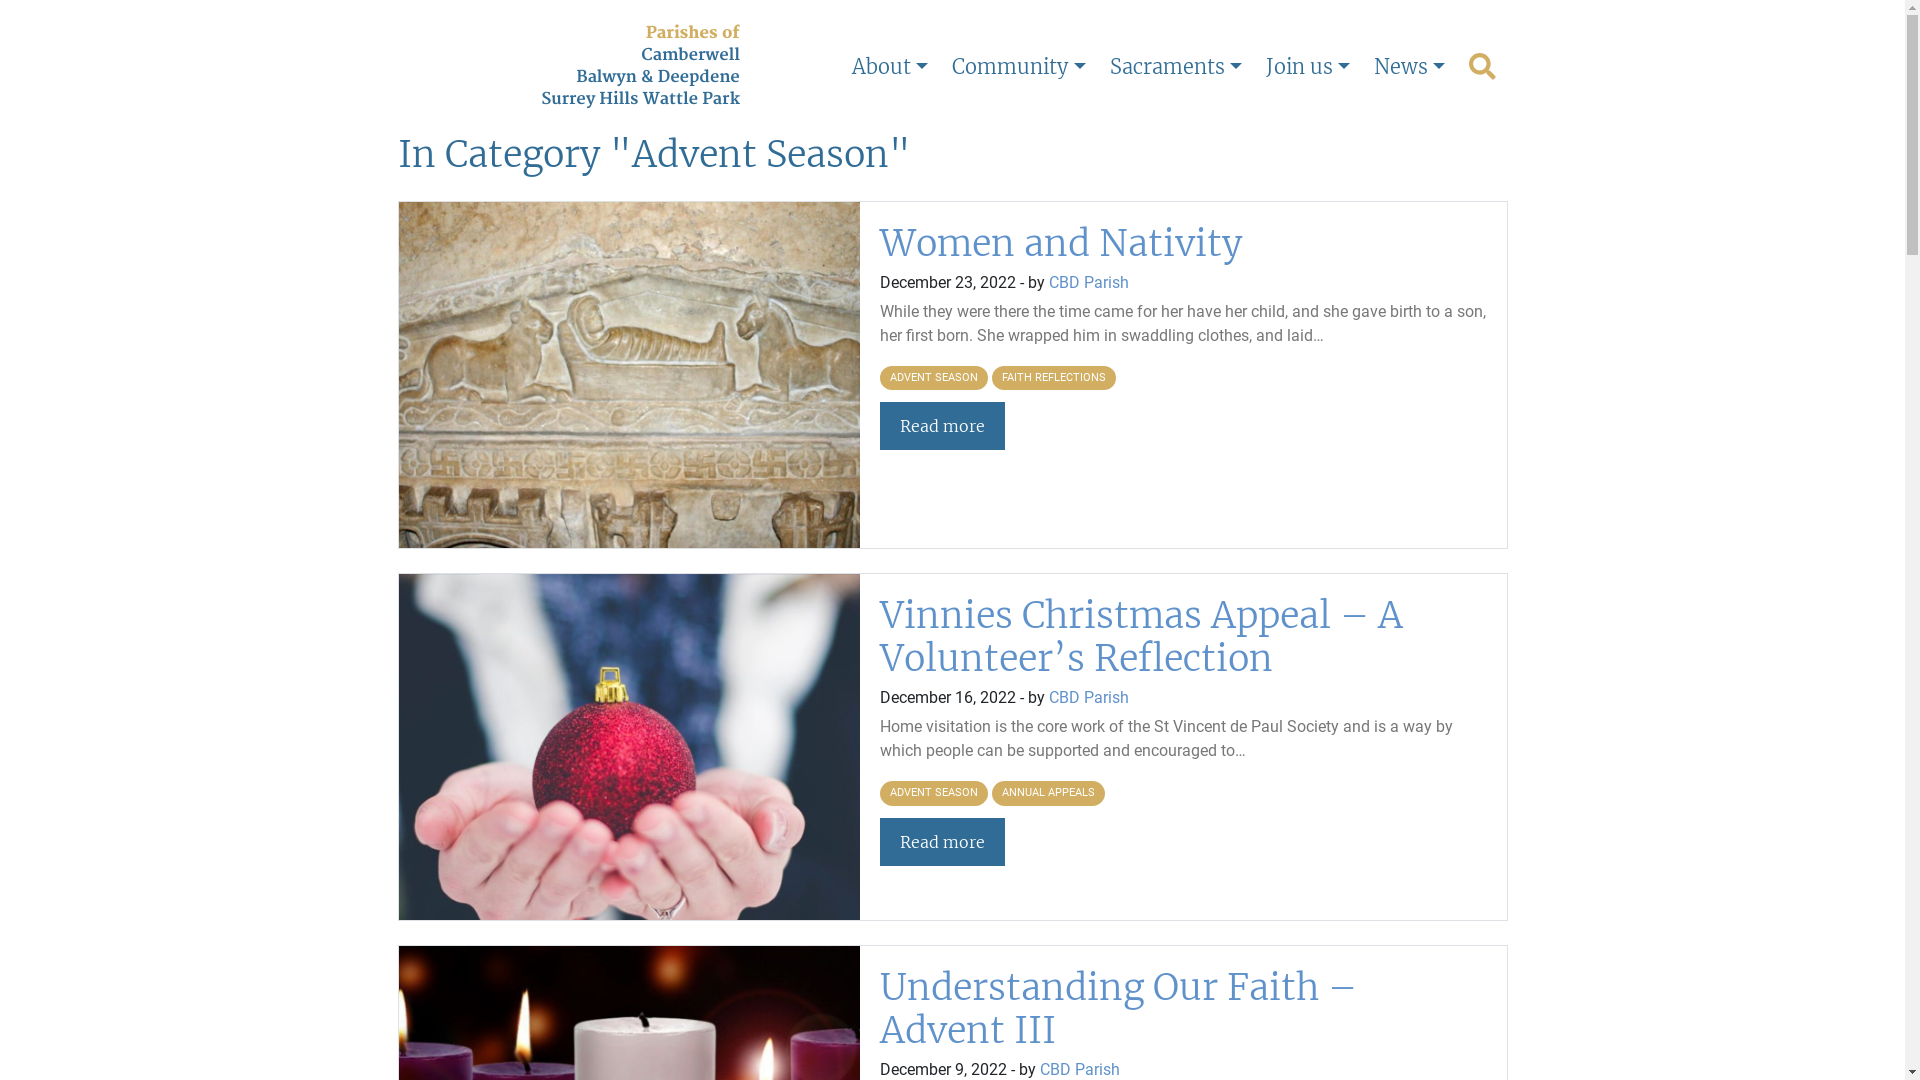 Image resolution: width=1920 pixels, height=1080 pixels. Describe the element at coordinates (941, 841) in the screenshot. I see `'Read more'` at that location.